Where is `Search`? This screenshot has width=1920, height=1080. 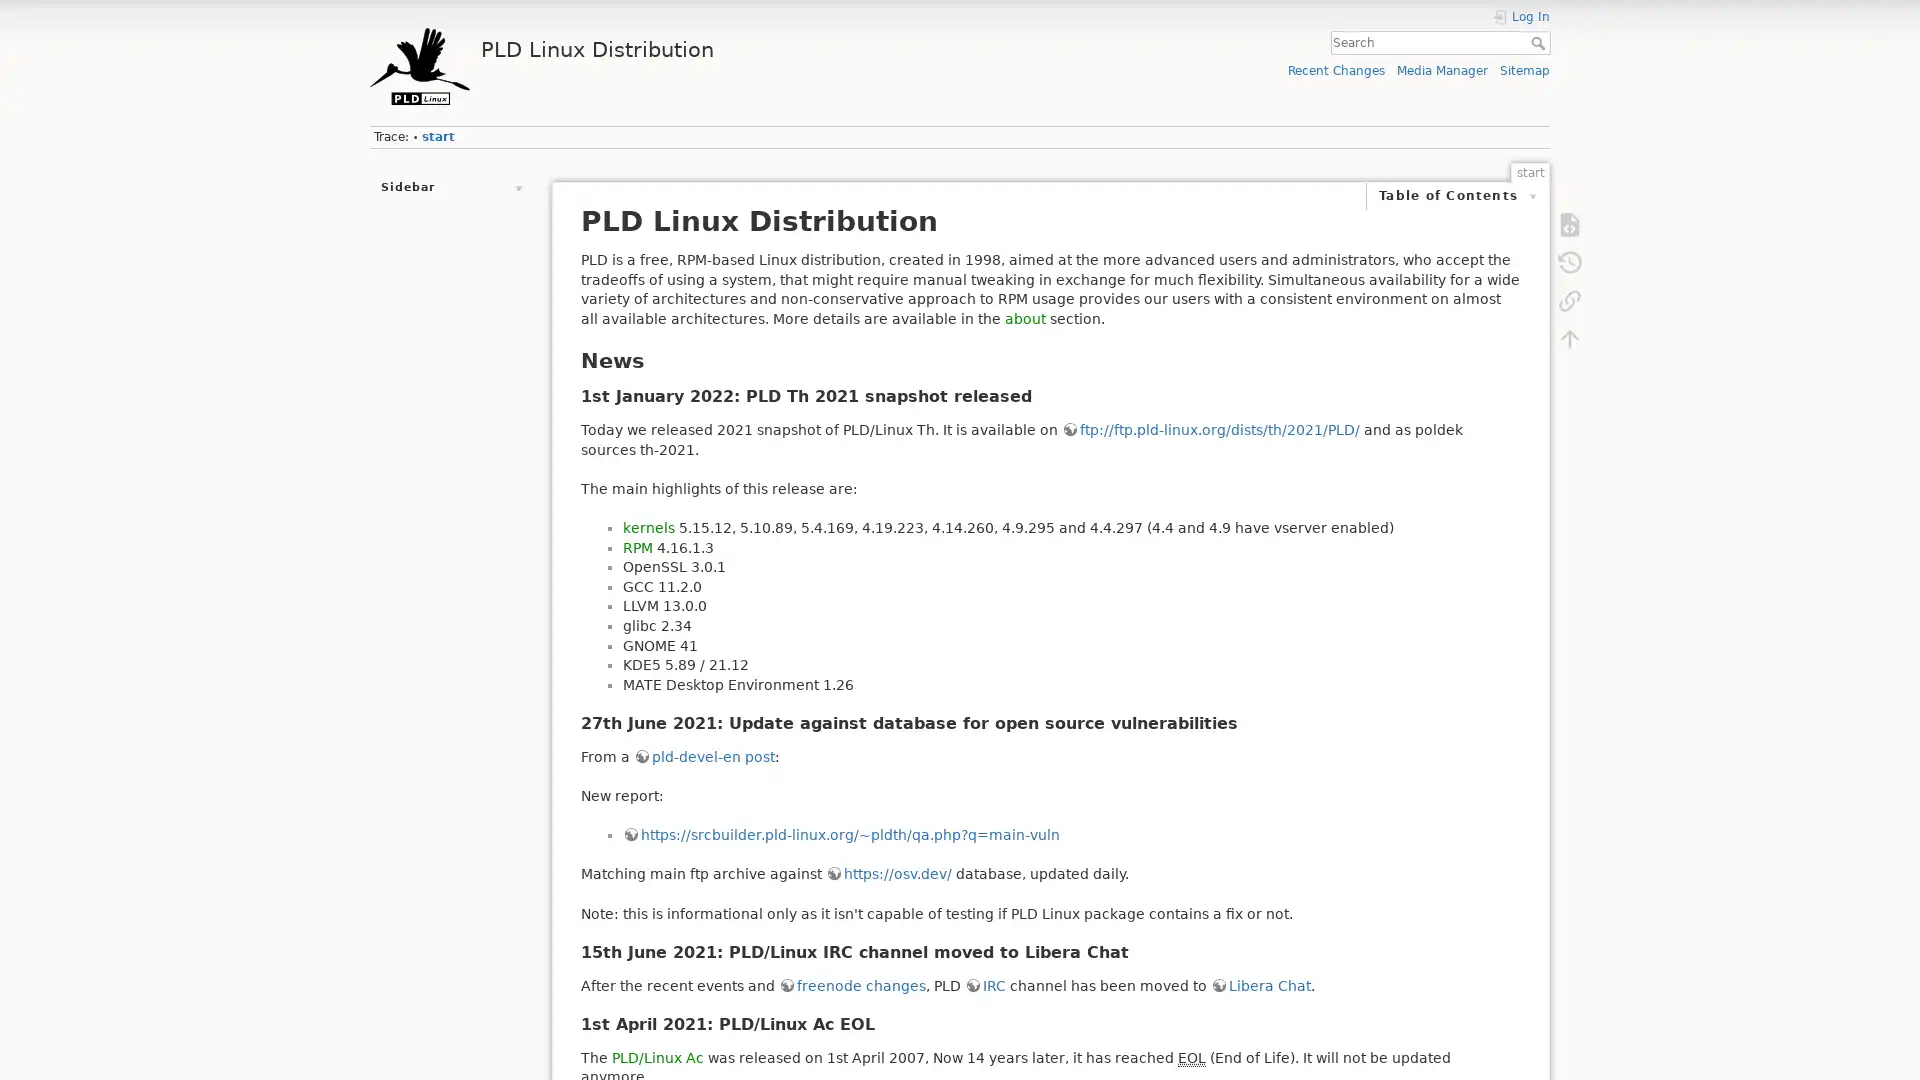 Search is located at coordinates (1539, 42).